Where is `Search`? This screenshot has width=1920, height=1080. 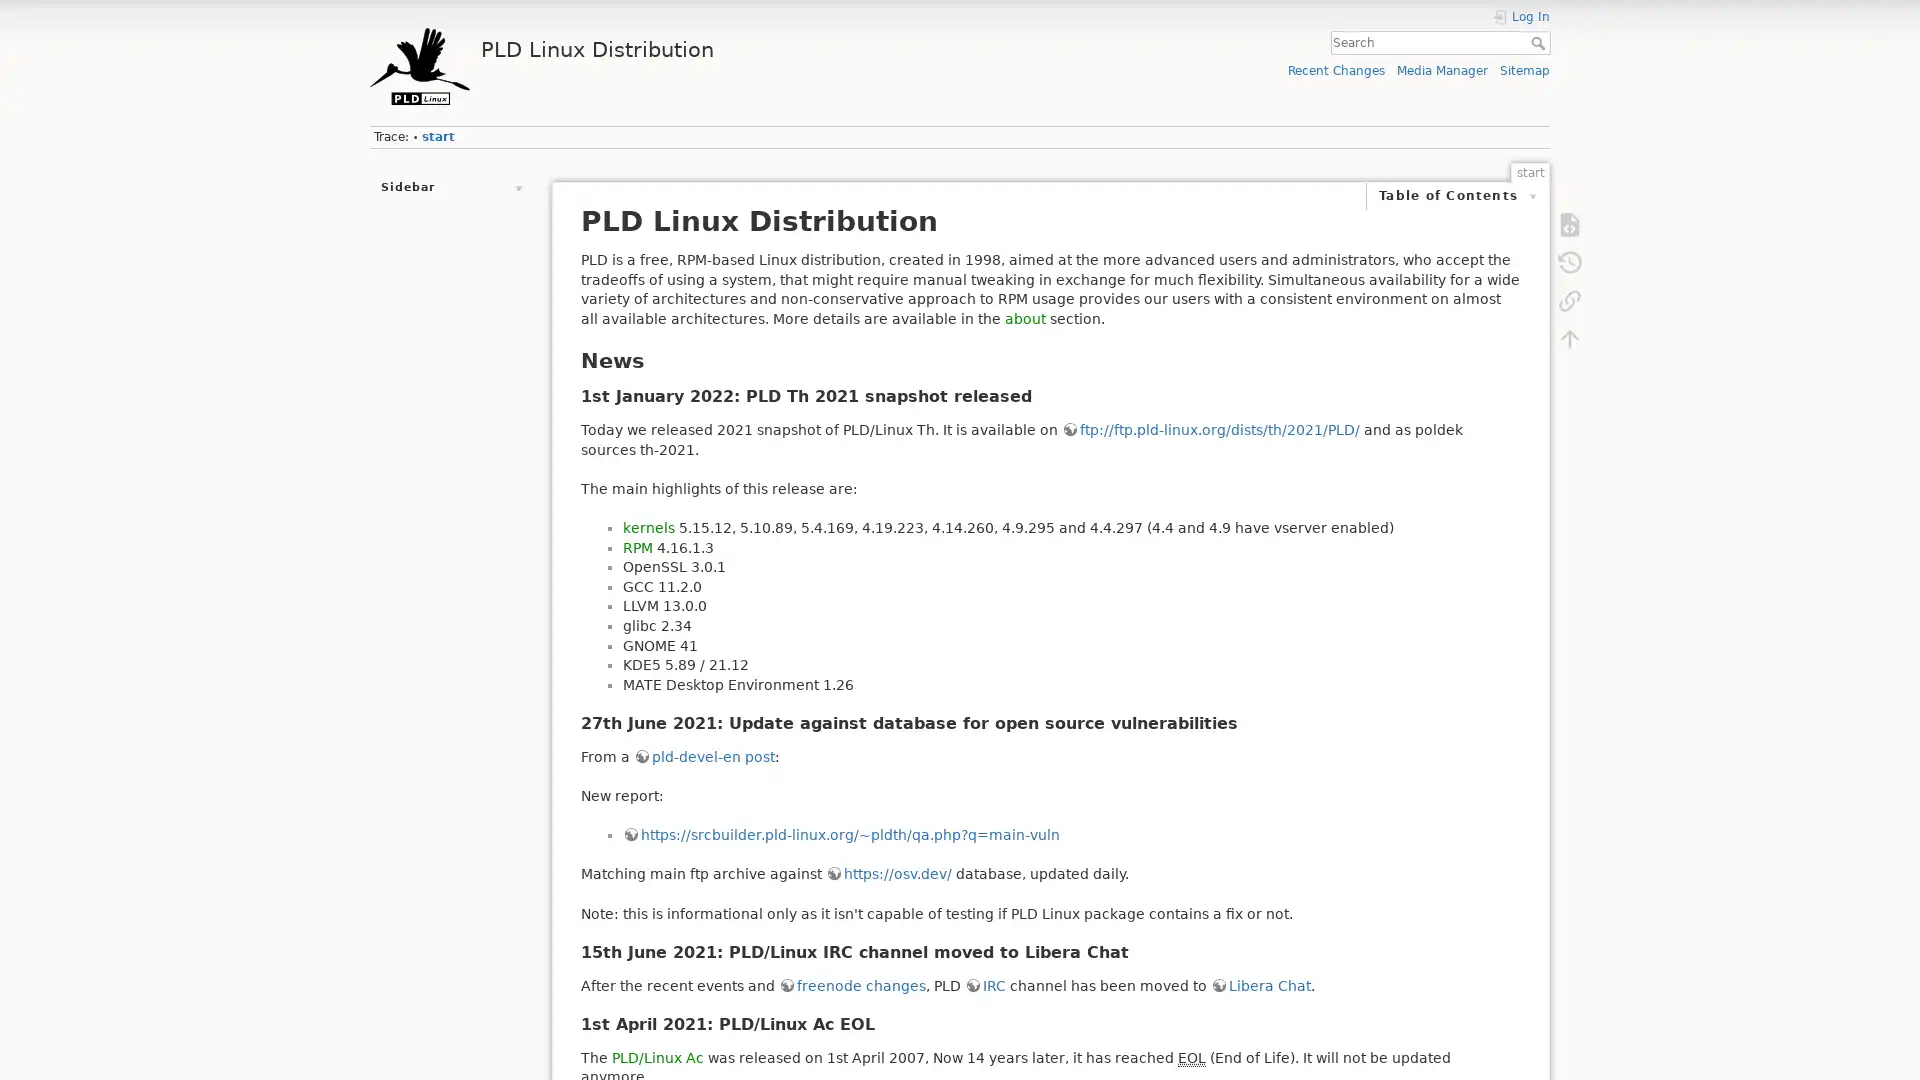 Search is located at coordinates (1539, 42).